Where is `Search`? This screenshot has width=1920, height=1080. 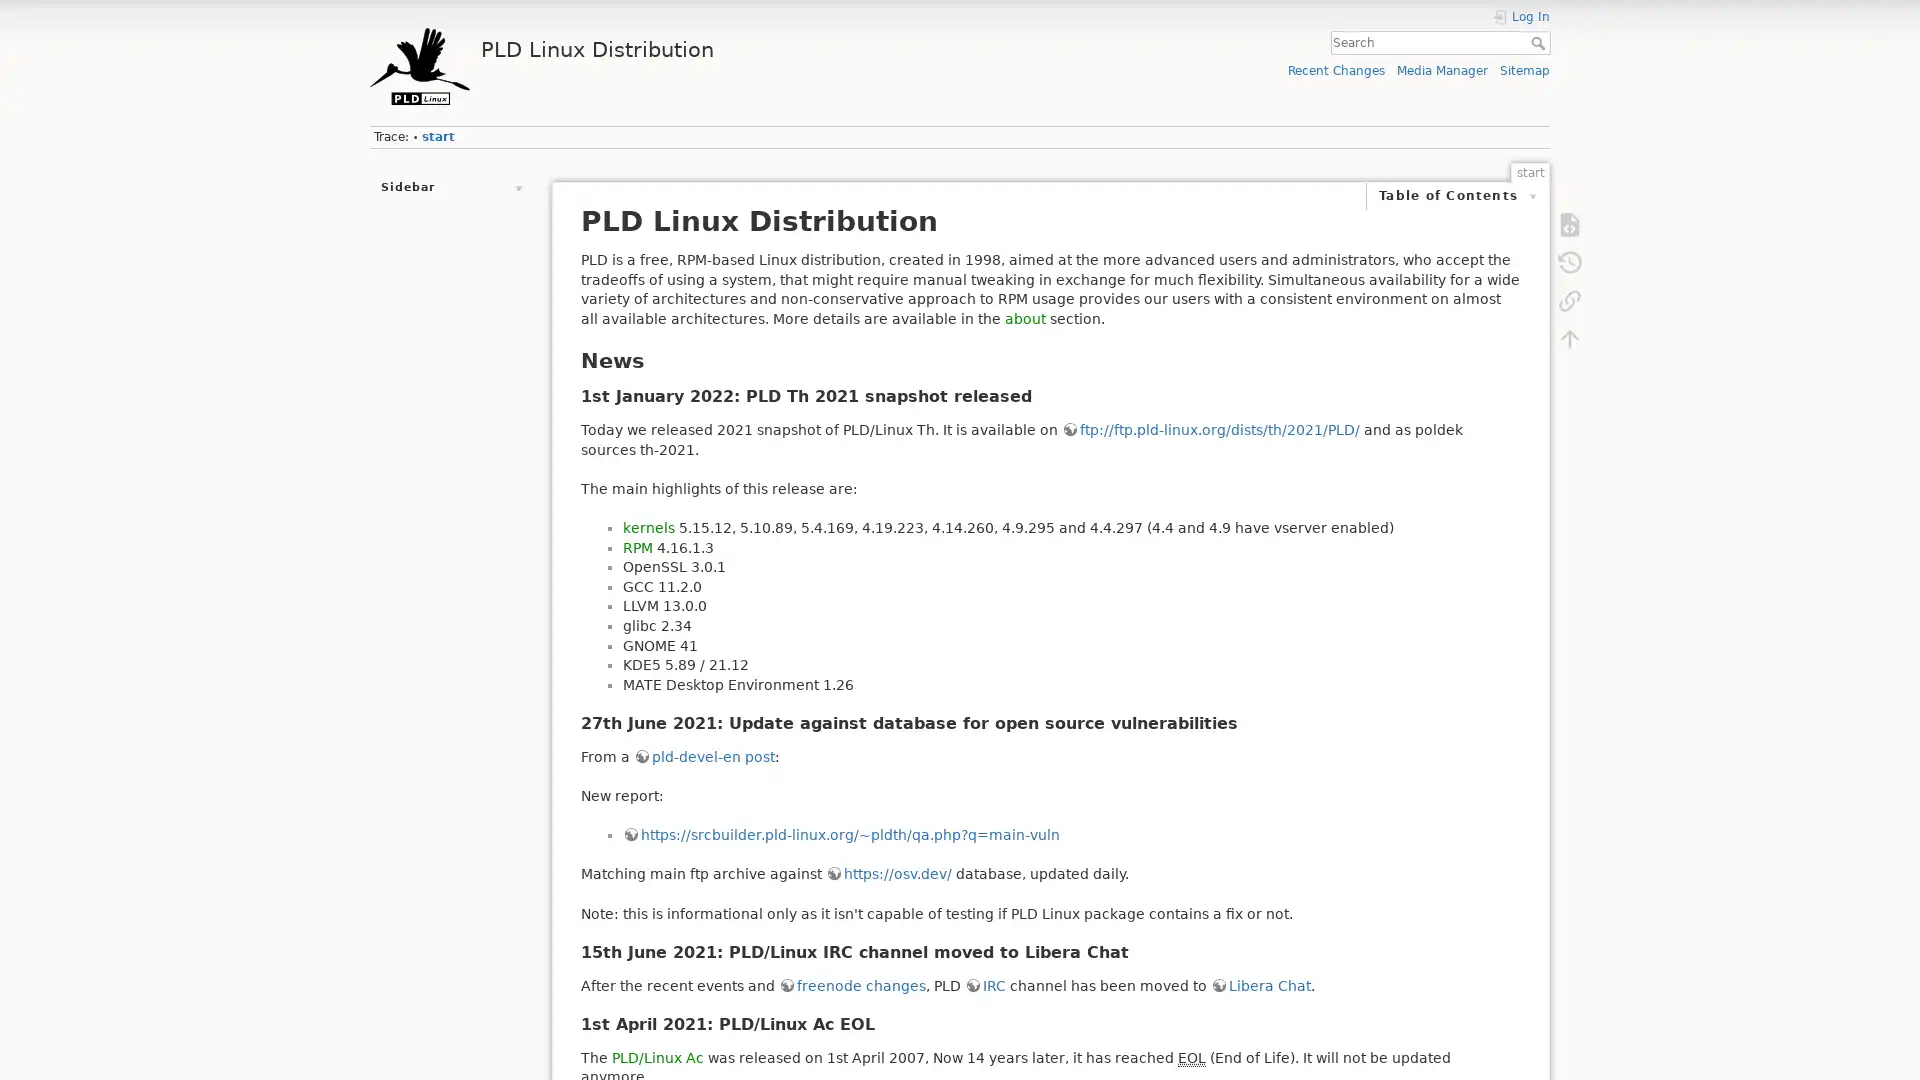 Search is located at coordinates (1539, 42).